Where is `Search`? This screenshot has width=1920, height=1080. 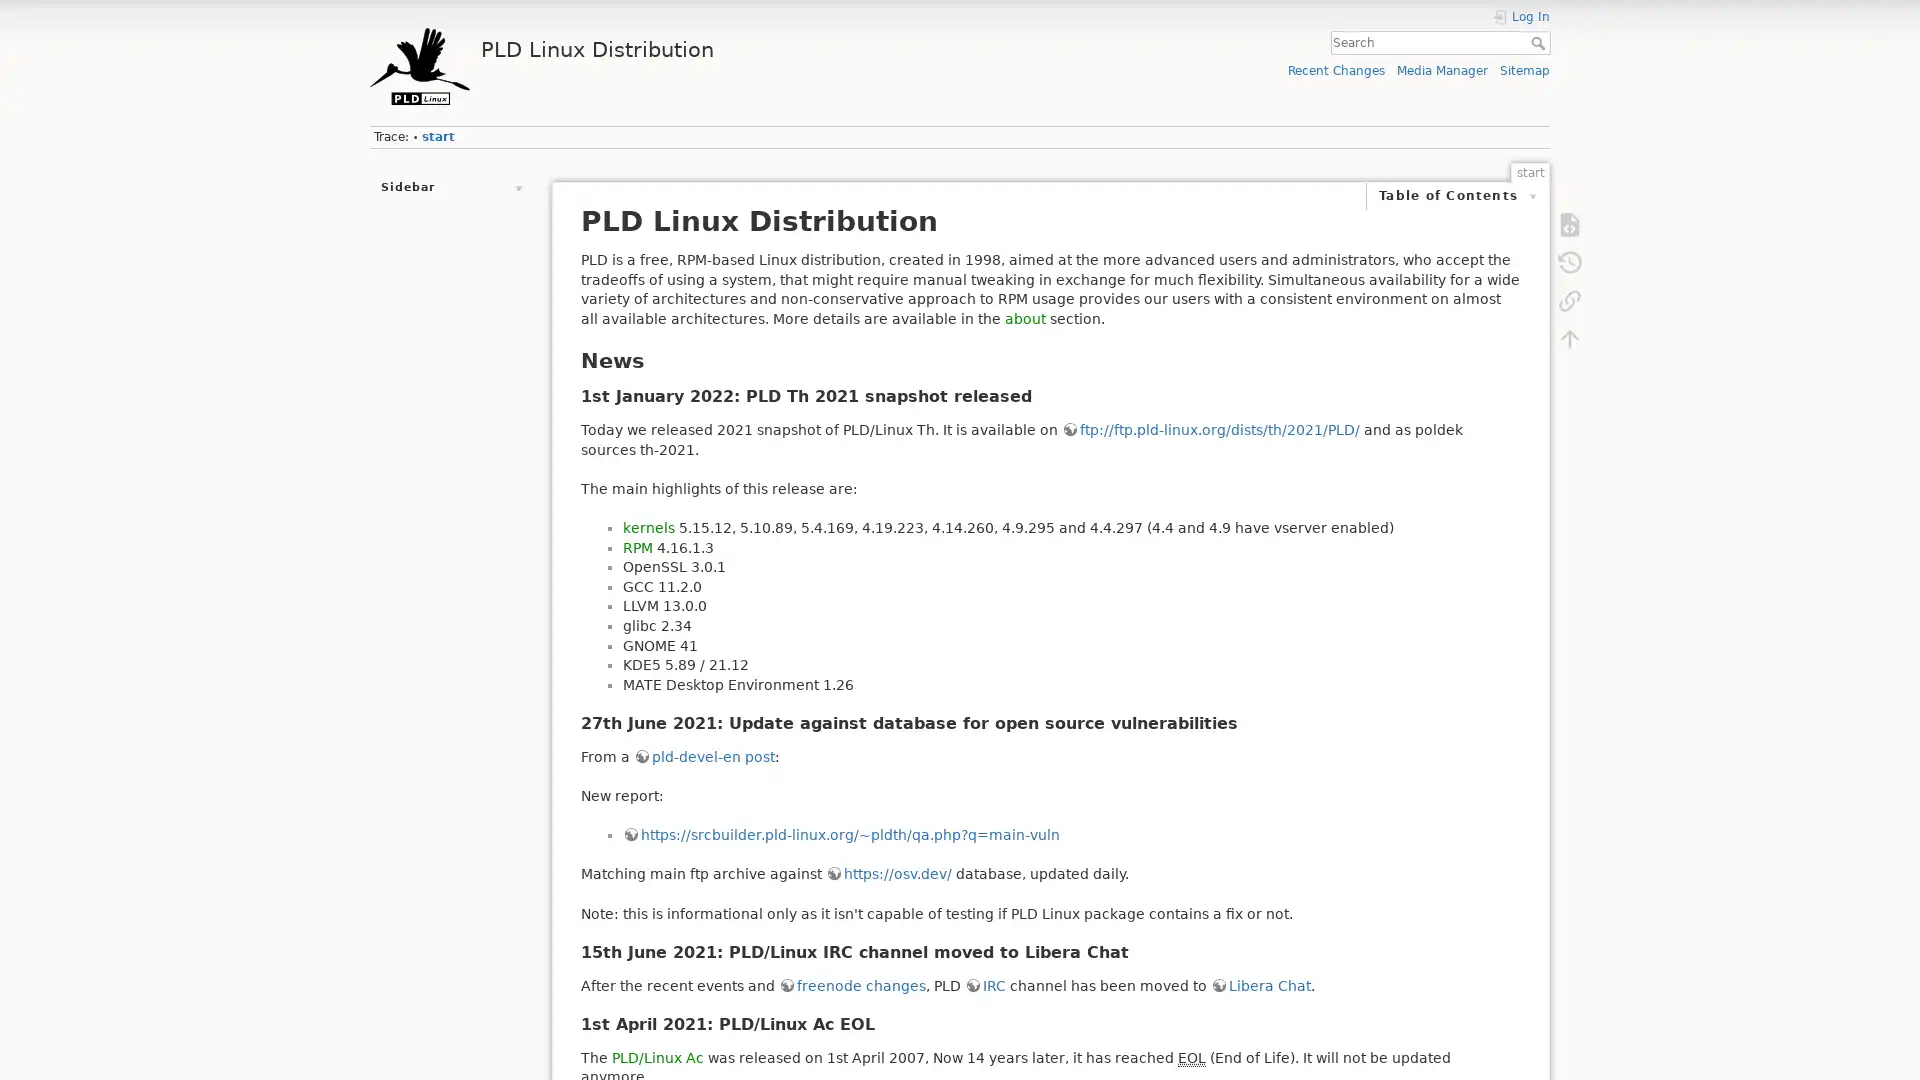 Search is located at coordinates (1539, 42).